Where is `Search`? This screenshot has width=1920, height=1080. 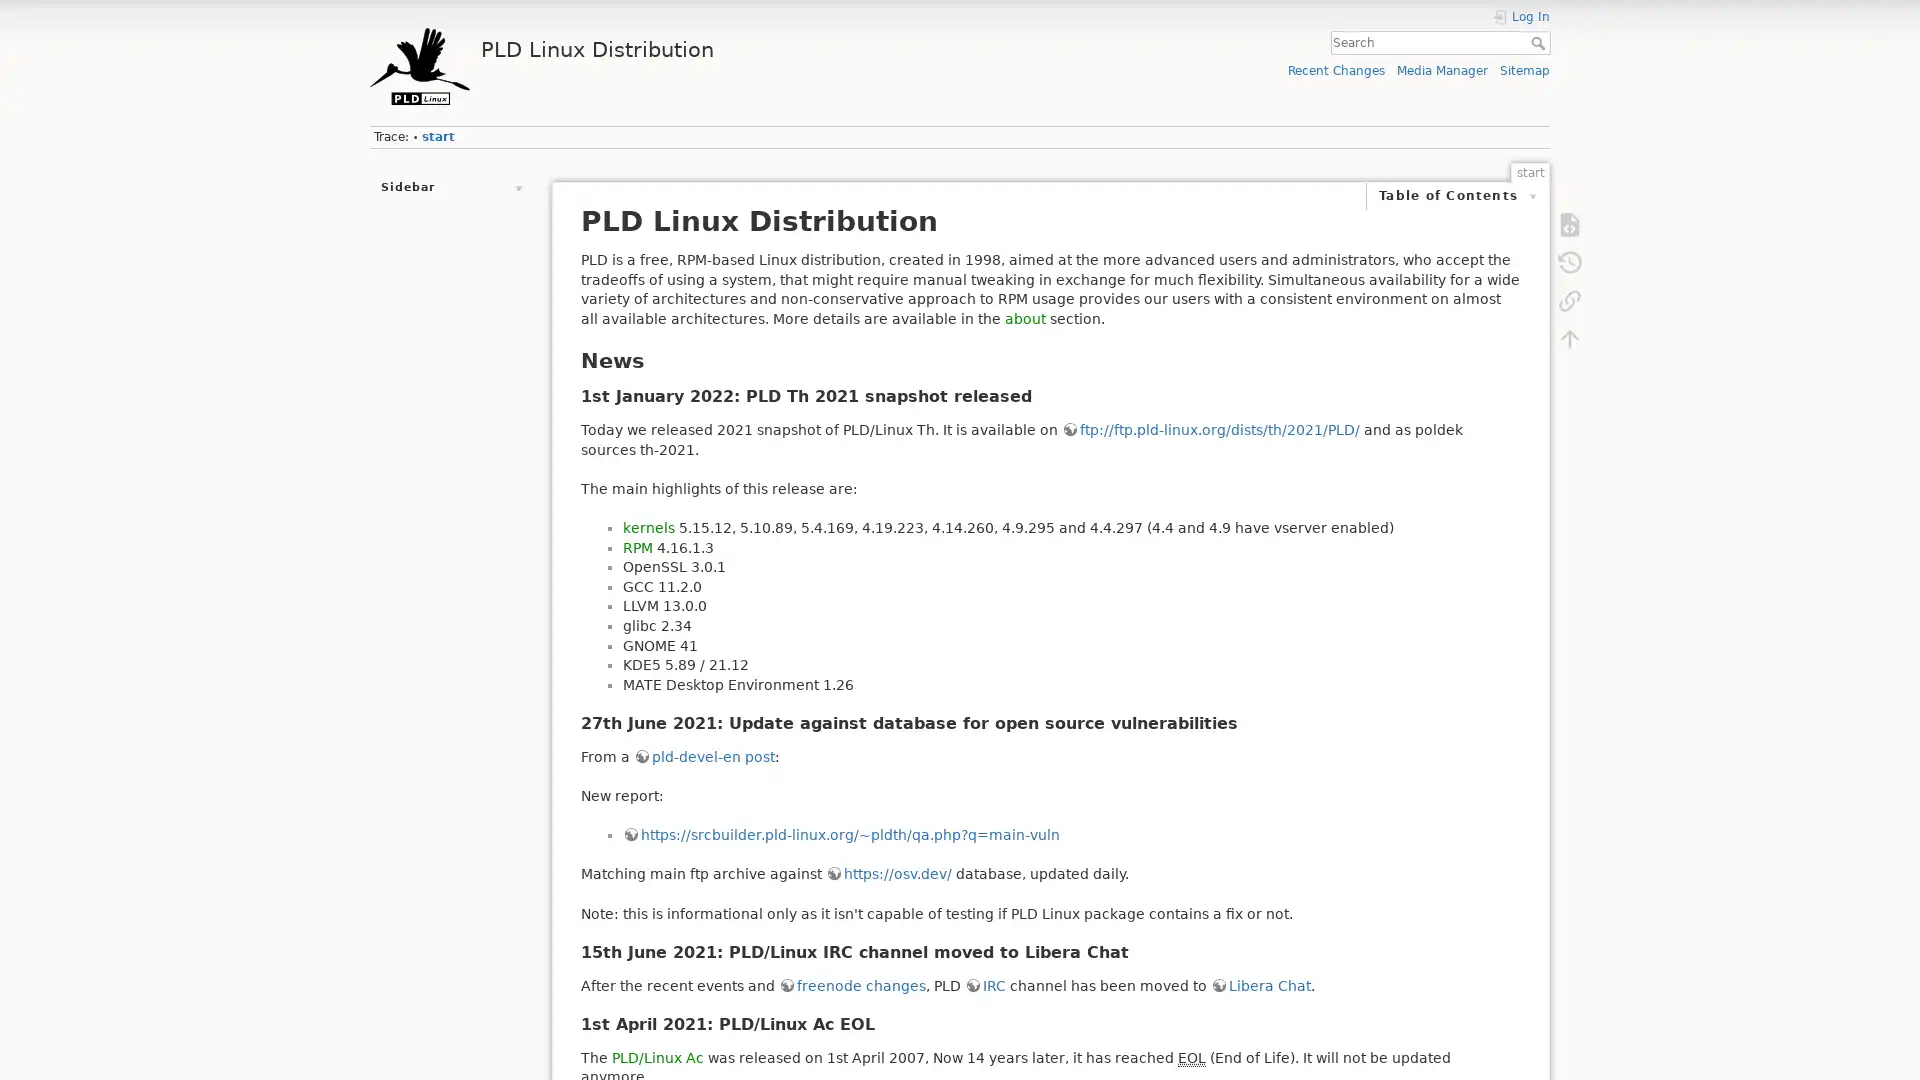 Search is located at coordinates (1539, 42).